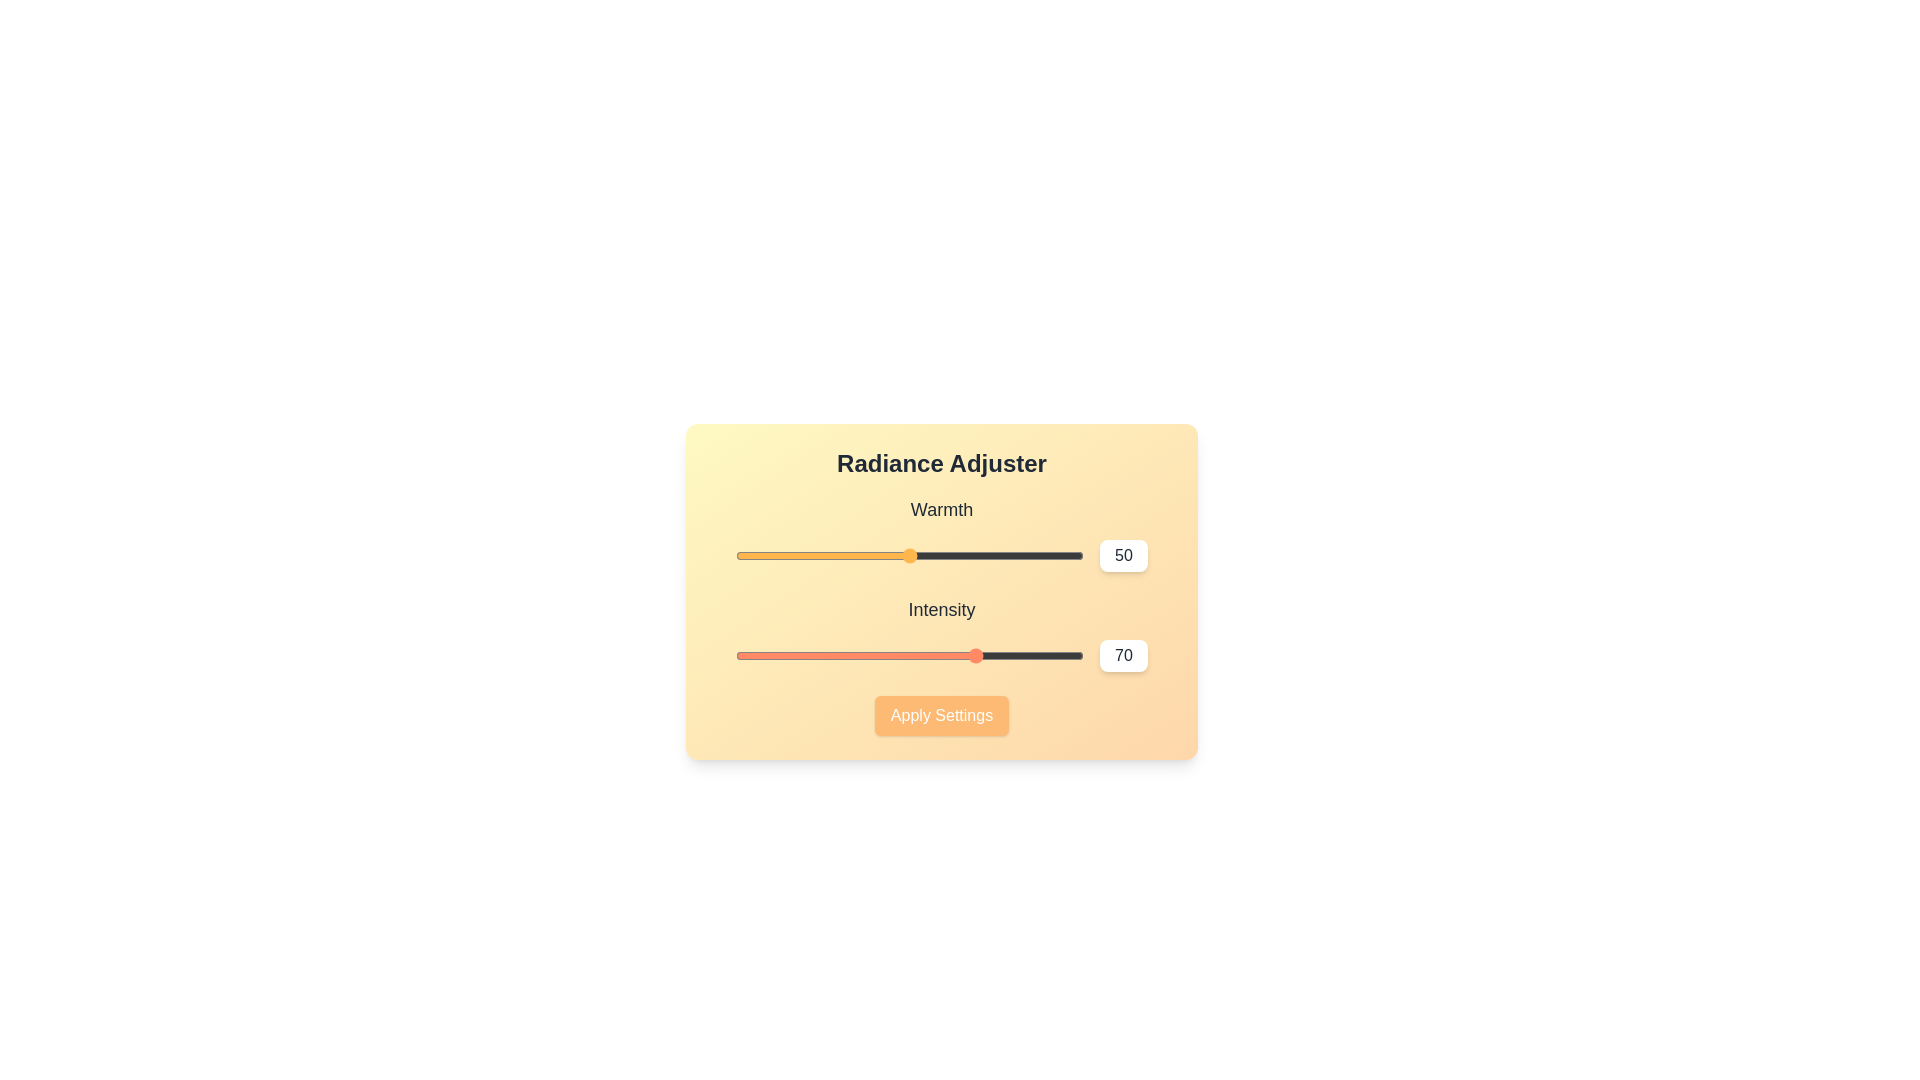 The image size is (1920, 1080). What do you see at coordinates (759, 655) in the screenshot?
I see `the 'Intensity' slider to 7 value` at bounding box center [759, 655].